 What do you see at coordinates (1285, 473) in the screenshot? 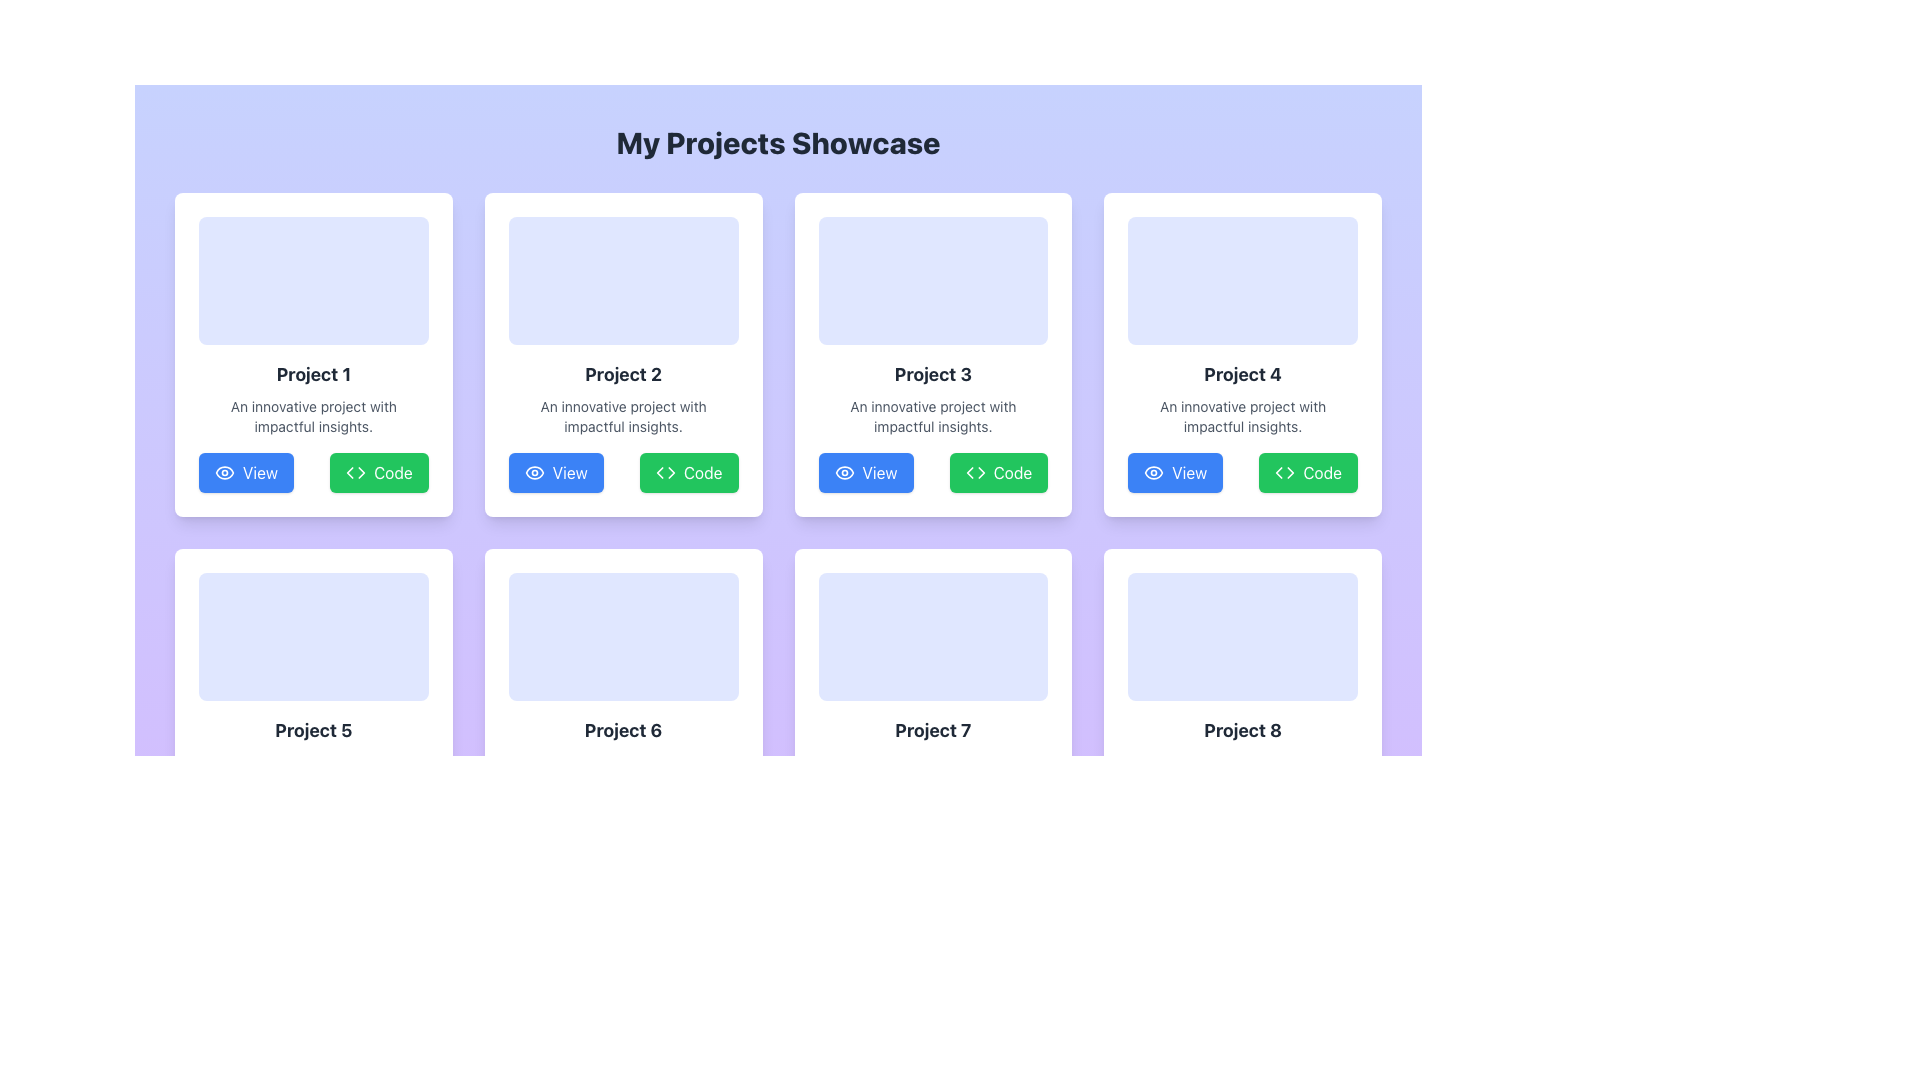
I see `the decorative icon within the 'Code' button located in the bottom-right corner of the 'Project 4' card in the top-right corner of the grid of project cards` at bounding box center [1285, 473].